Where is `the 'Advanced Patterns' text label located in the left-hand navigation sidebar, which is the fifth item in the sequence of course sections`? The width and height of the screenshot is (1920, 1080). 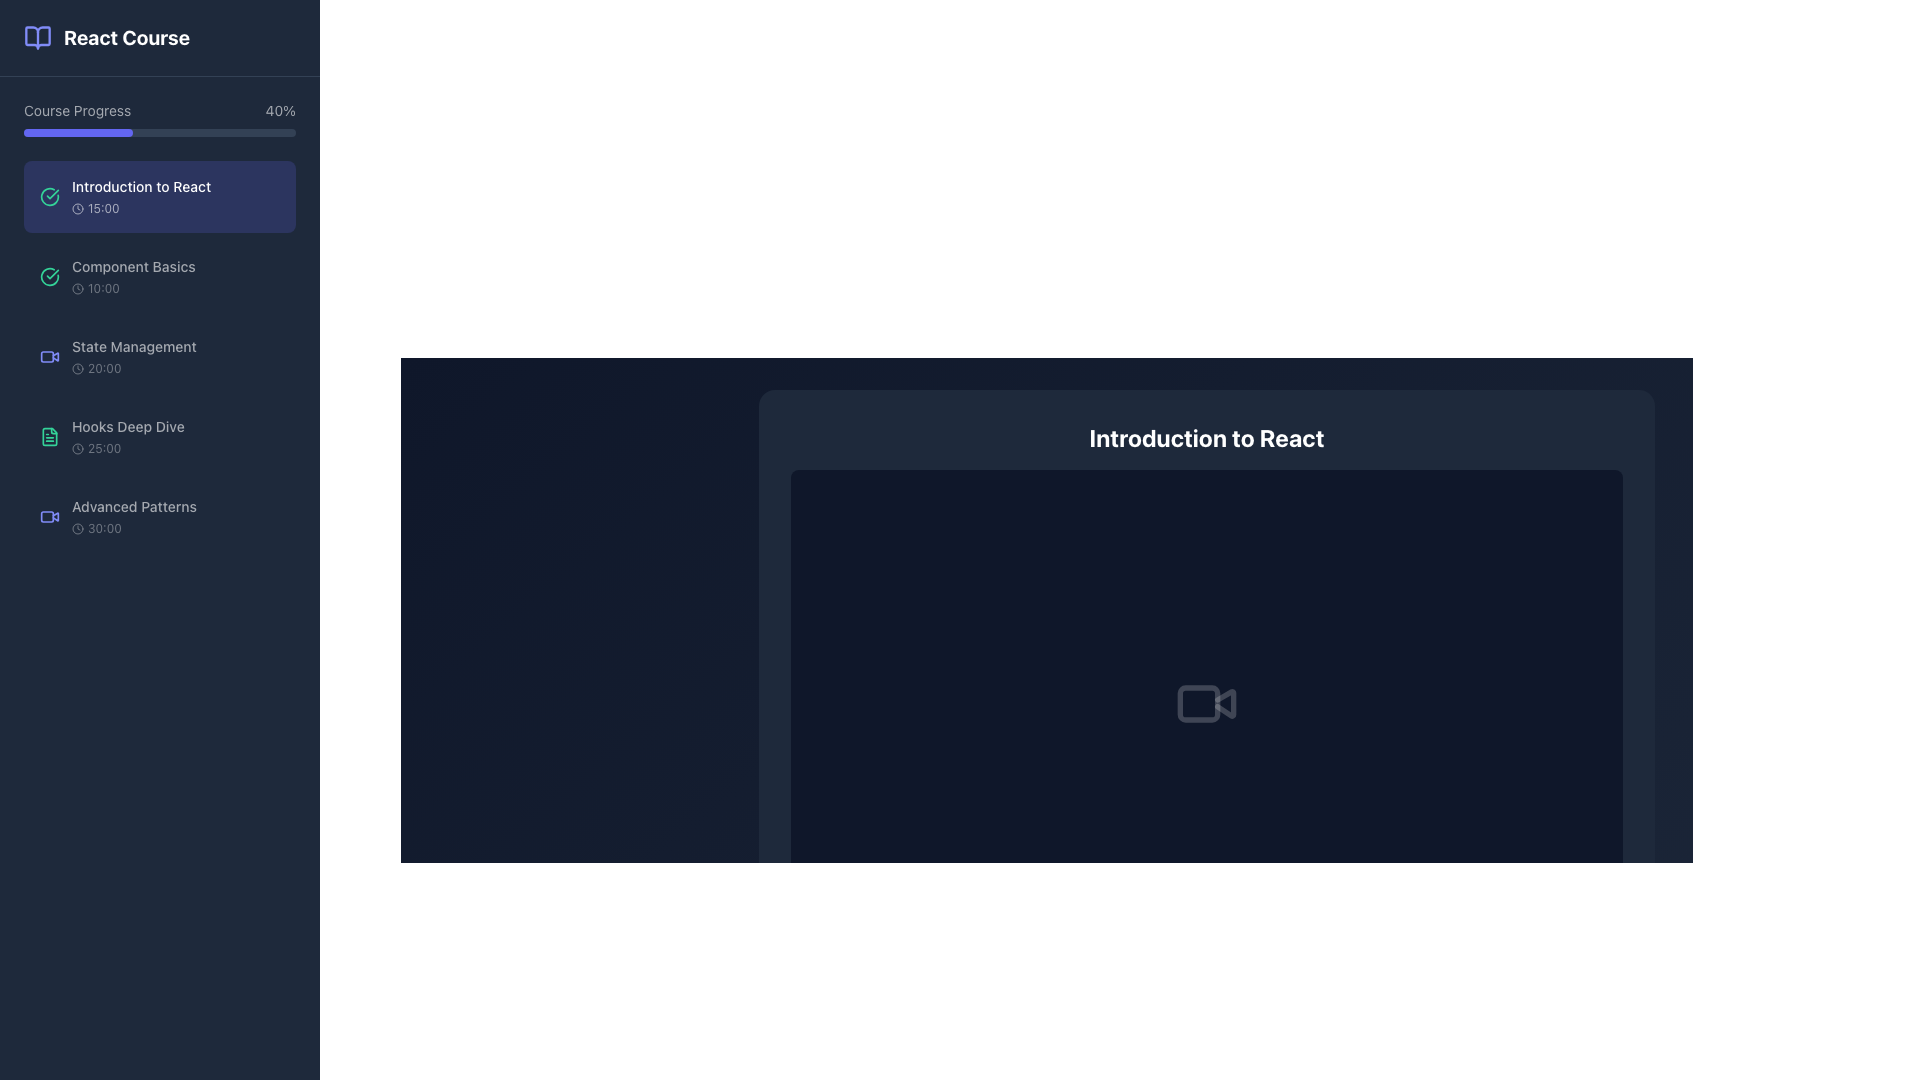 the 'Advanced Patterns' text label located in the left-hand navigation sidebar, which is the fifth item in the sequence of course sections is located at coordinates (176, 505).